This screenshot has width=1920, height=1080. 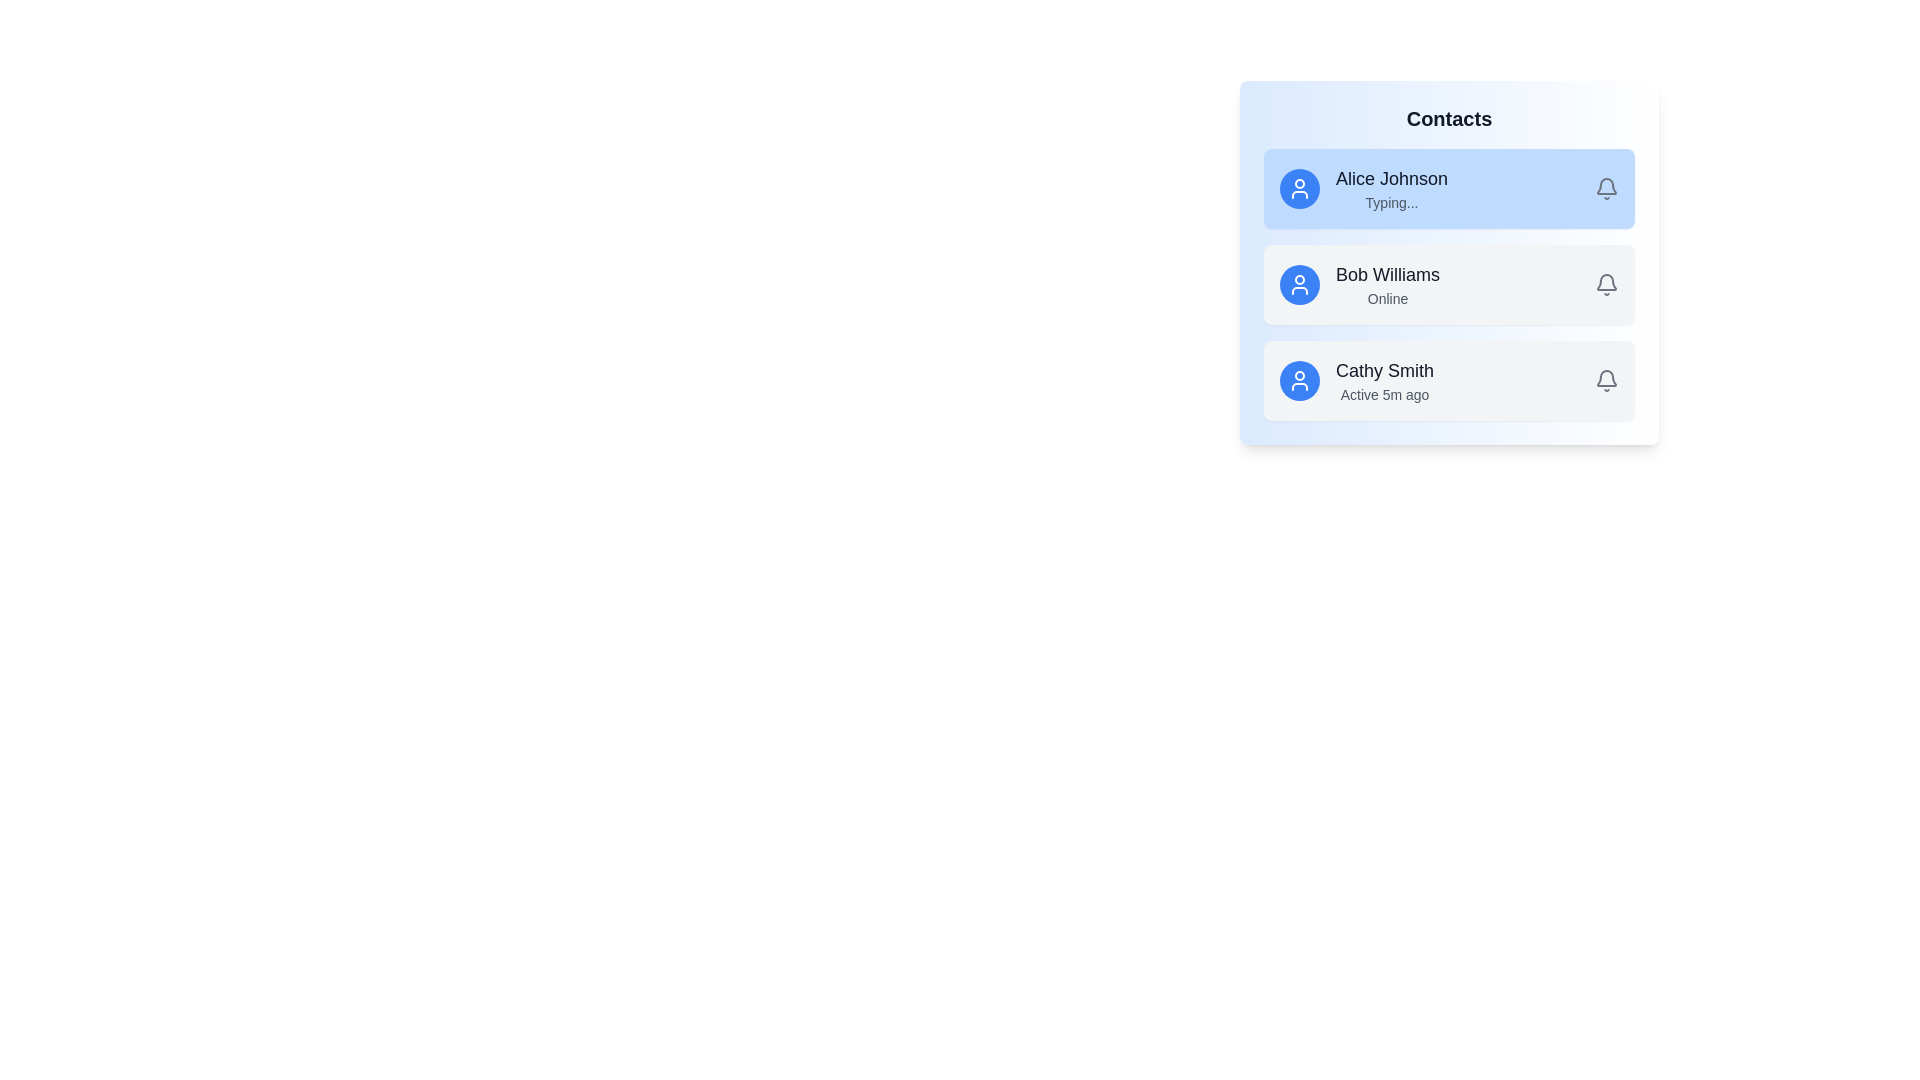 What do you see at coordinates (1300, 381) in the screenshot?
I see `the user selection icon with a white outline of a user figure inside a bright blue circular background, located in the third contact card aligned with 'Cathy Smith'` at bounding box center [1300, 381].